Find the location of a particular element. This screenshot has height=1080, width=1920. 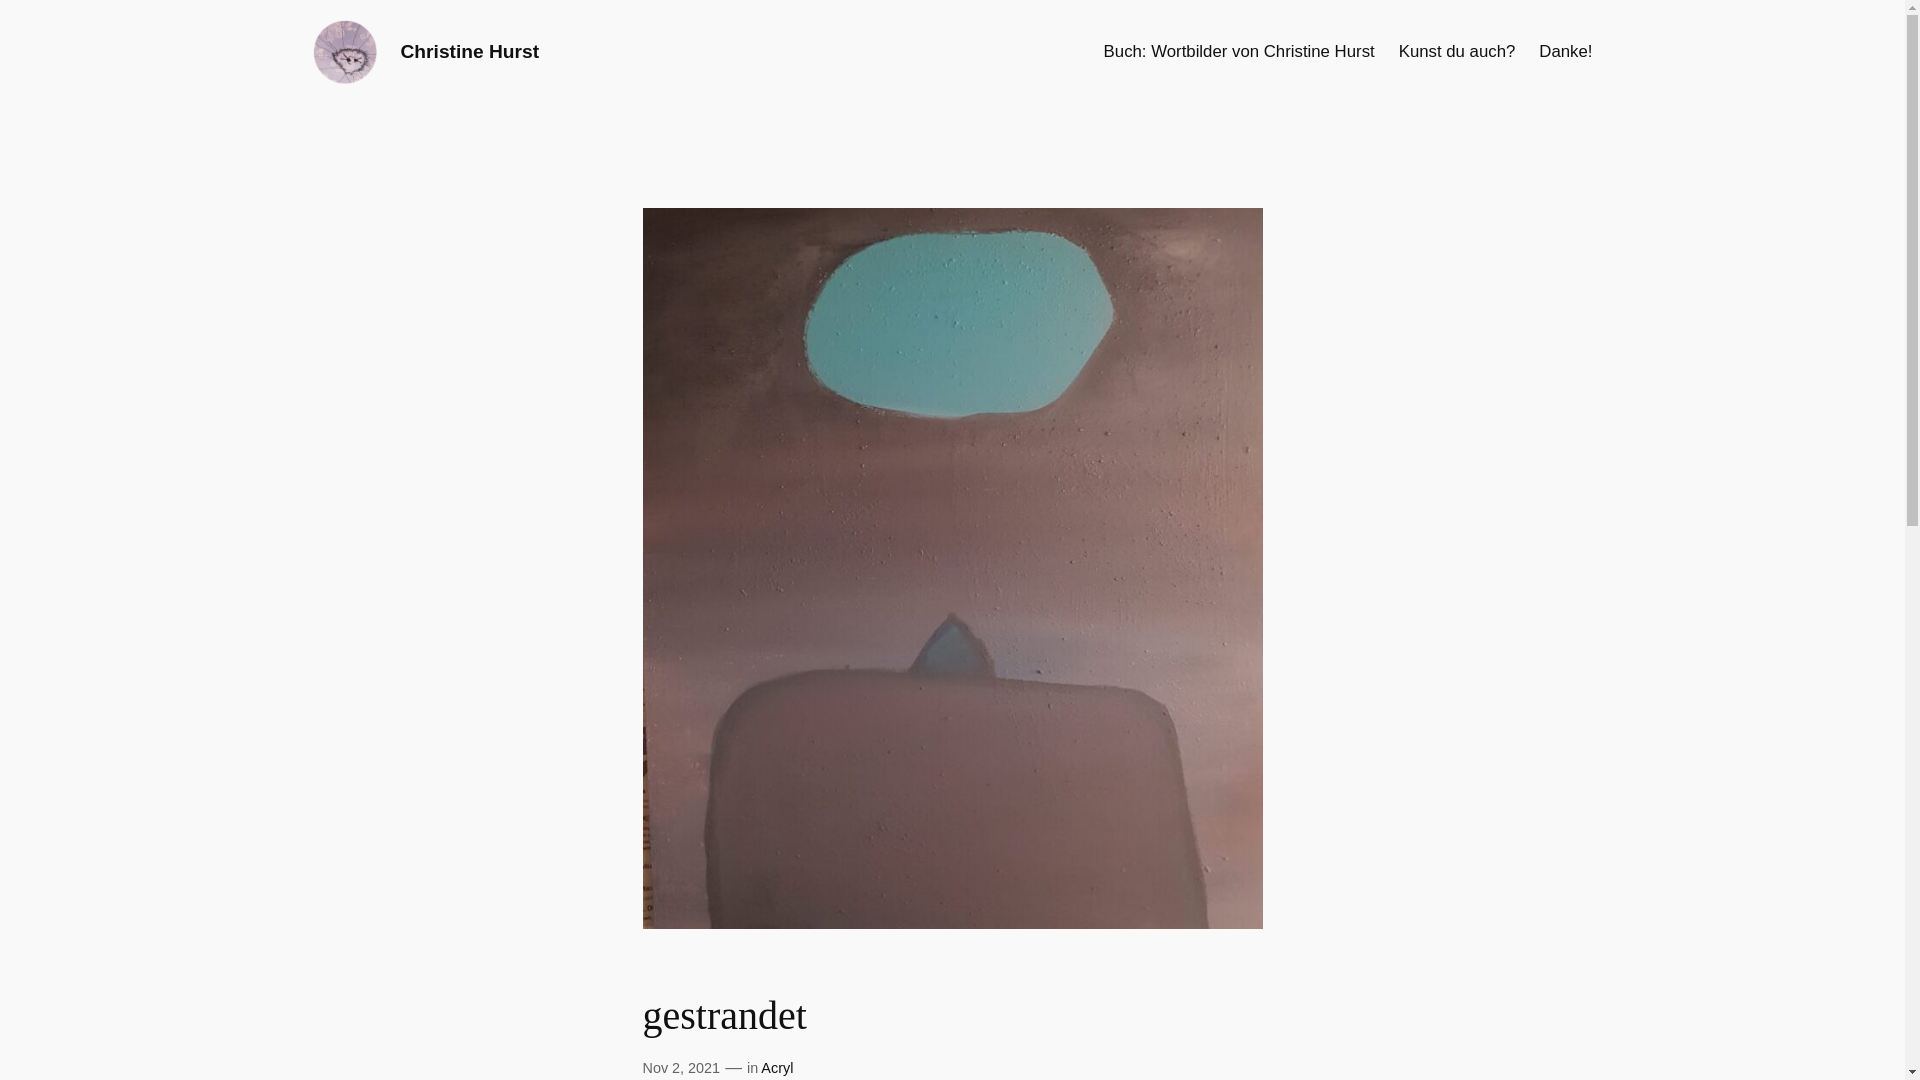

'Kunst du auch?' is located at coordinates (1397, 50).